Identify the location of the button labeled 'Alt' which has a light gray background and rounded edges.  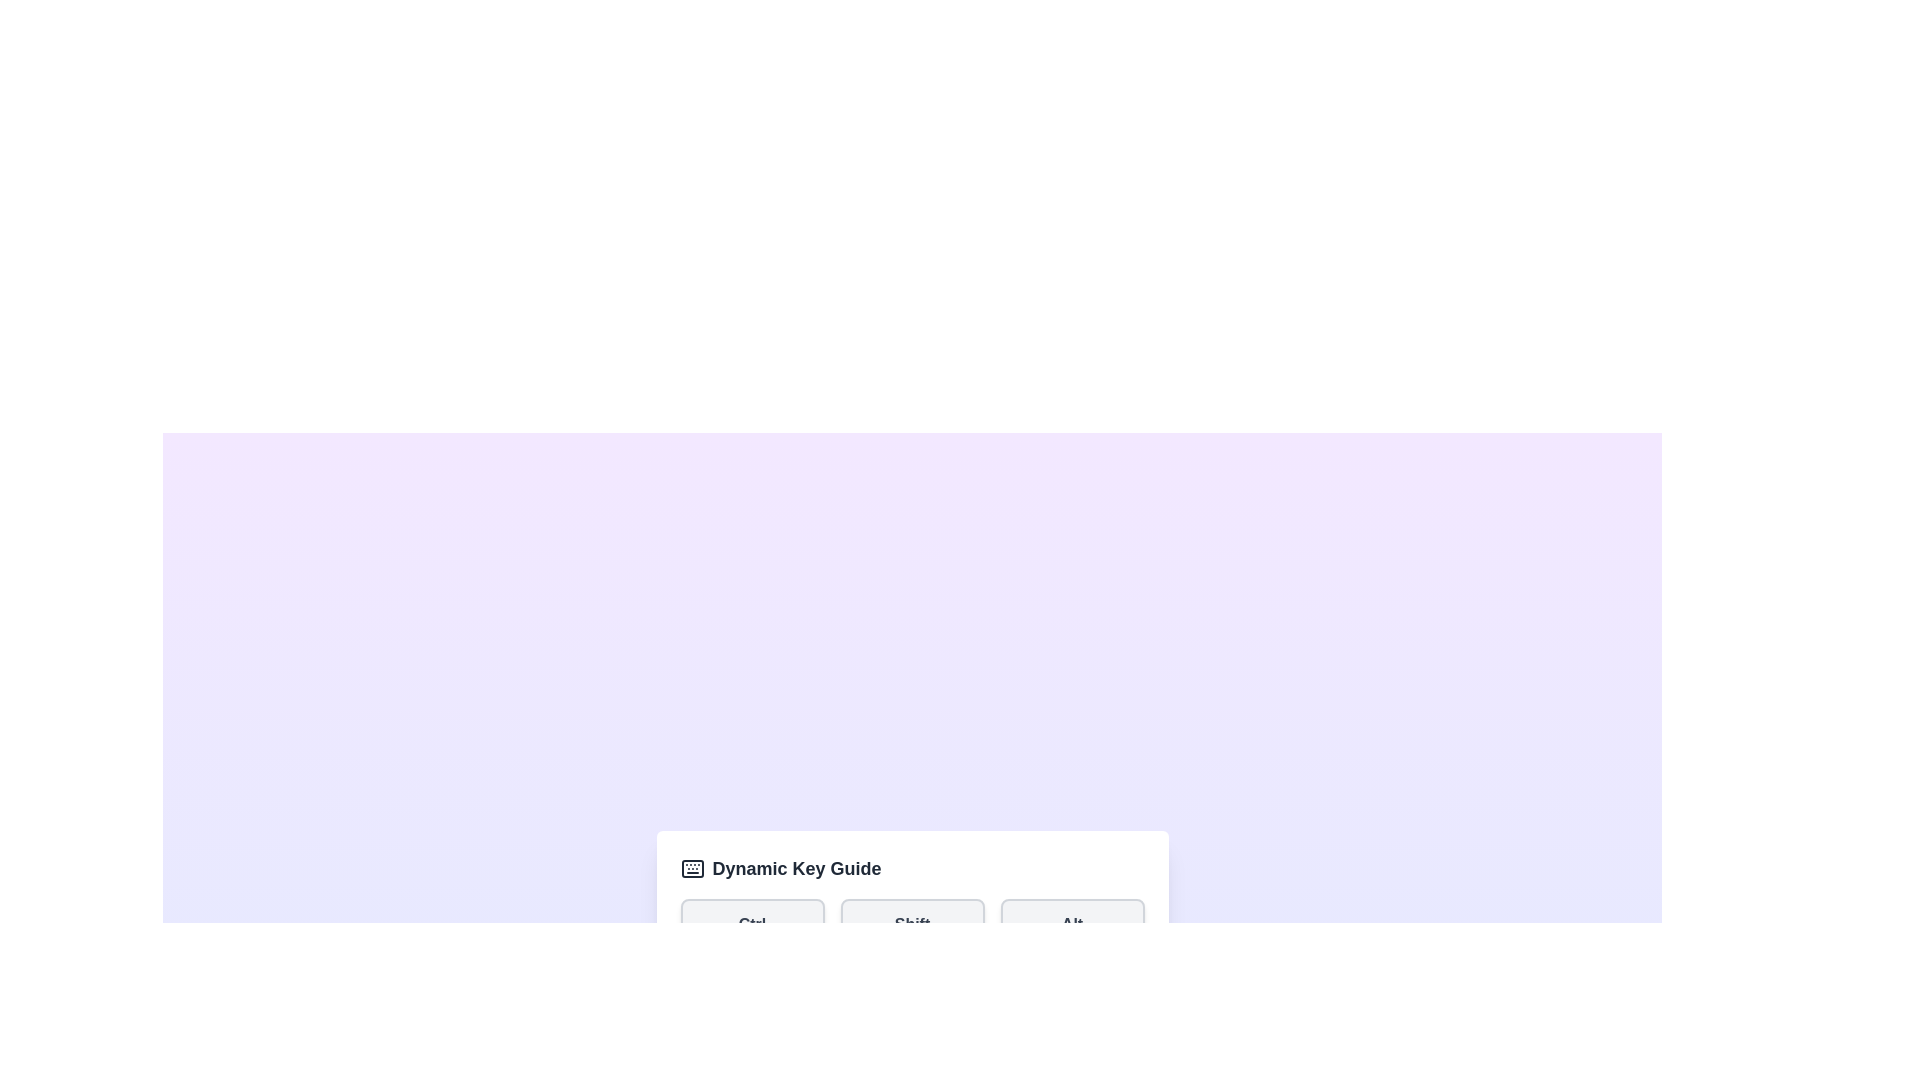
(1071, 925).